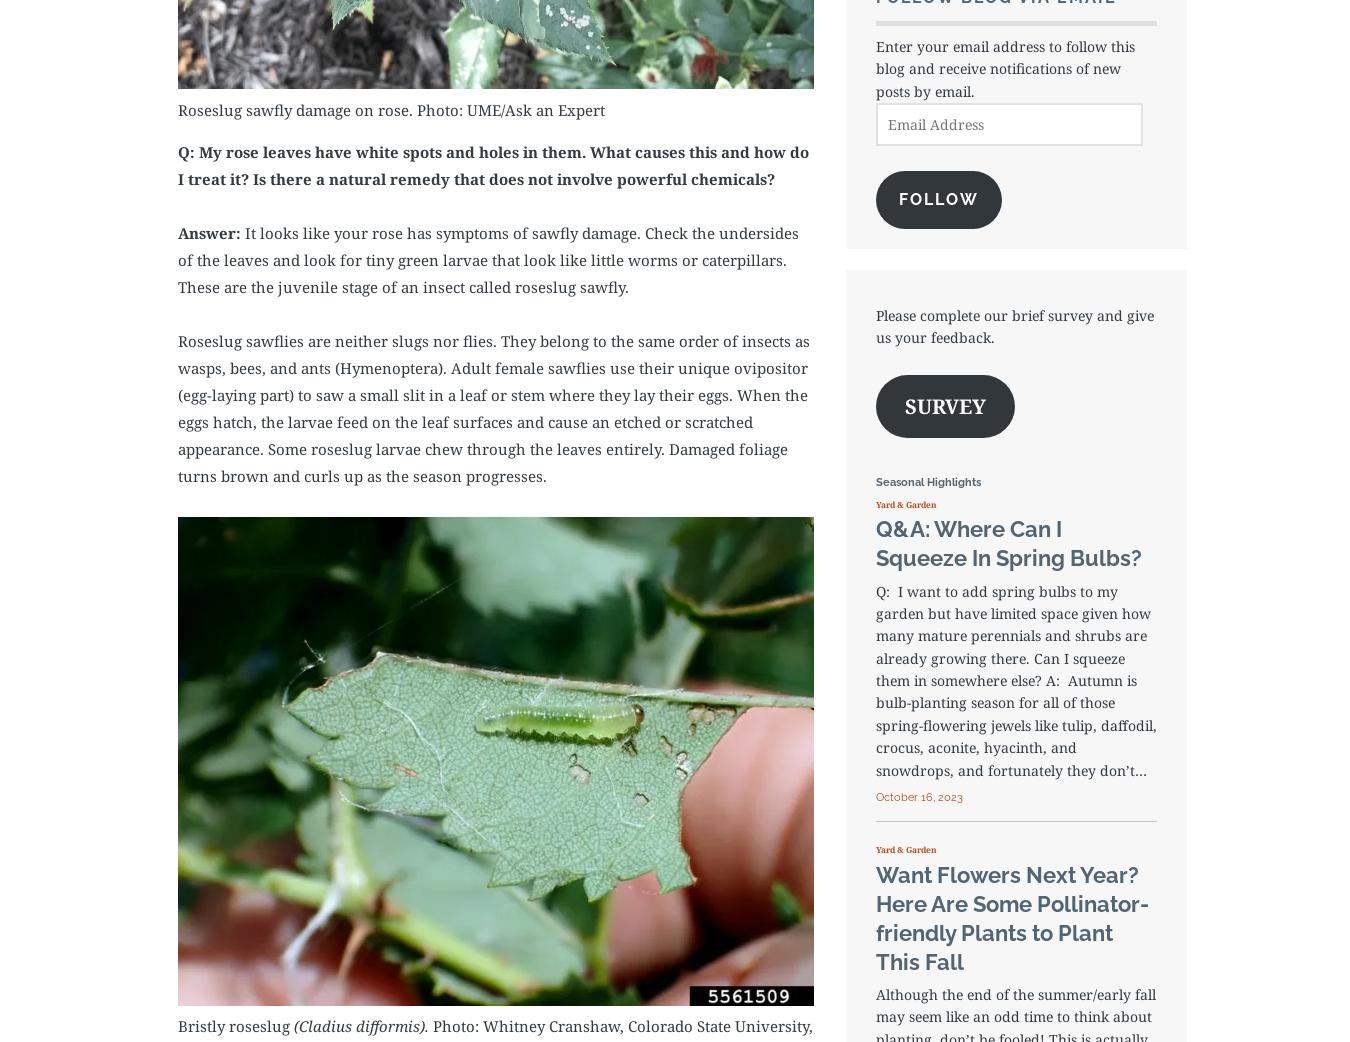 Image resolution: width=1350 pixels, height=1042 pixels. I want to click on 'Roseslug sawflies are neither slugs nor flies. They belong to the same order of insects as wasps, bees, and ants (Hymenoptera). Adult female sawflies use their unique ovipositor (egg-laying part) to saw a small slit in a leaf or stem where they lay their eggs. When the eggs hatch, the larvae feed on the leaf surfaces and cause an etched or scratched appearance. Some roseslug larvae chew through the leaves entirely. Damaged foliage turns brown and curls up as the season progresses.', so click(492, 406).